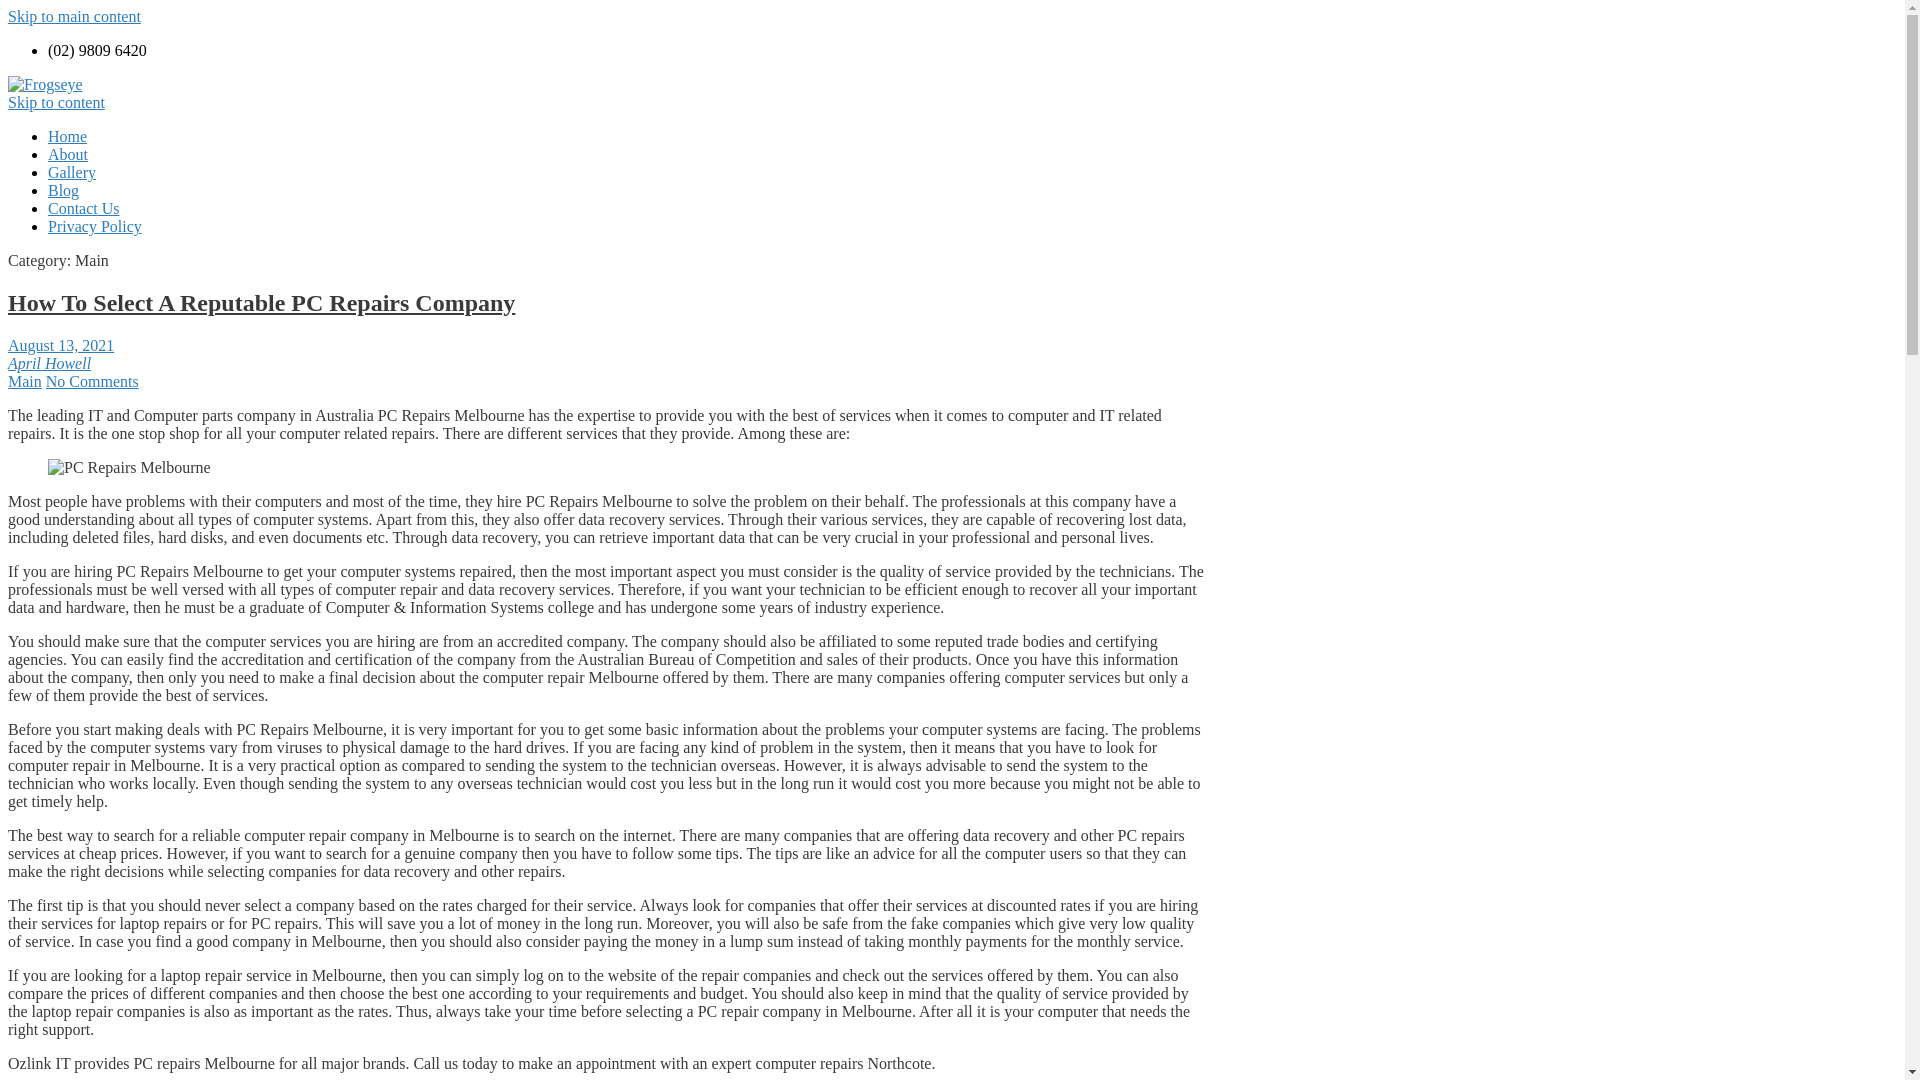 The width and height of the screenshot is (1920, 1080). What do you see at coordinates (94, 225) in the screenshot?
I see `'Privacy Policy'` at bounding box center [94, 225].